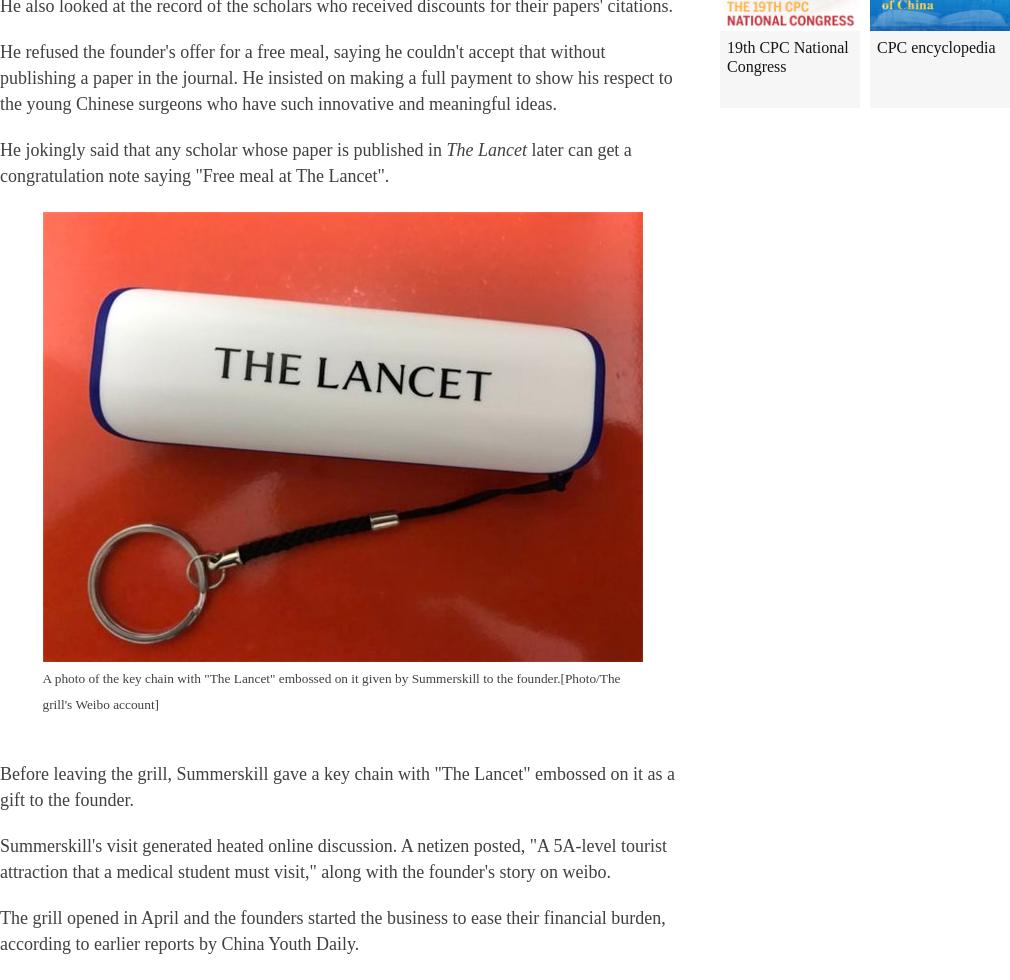 This screenshot has width=1010, height=980. I want to click on 'later can get a congratulation note saying "Free meal at The Lancet".', so click(0, 162).